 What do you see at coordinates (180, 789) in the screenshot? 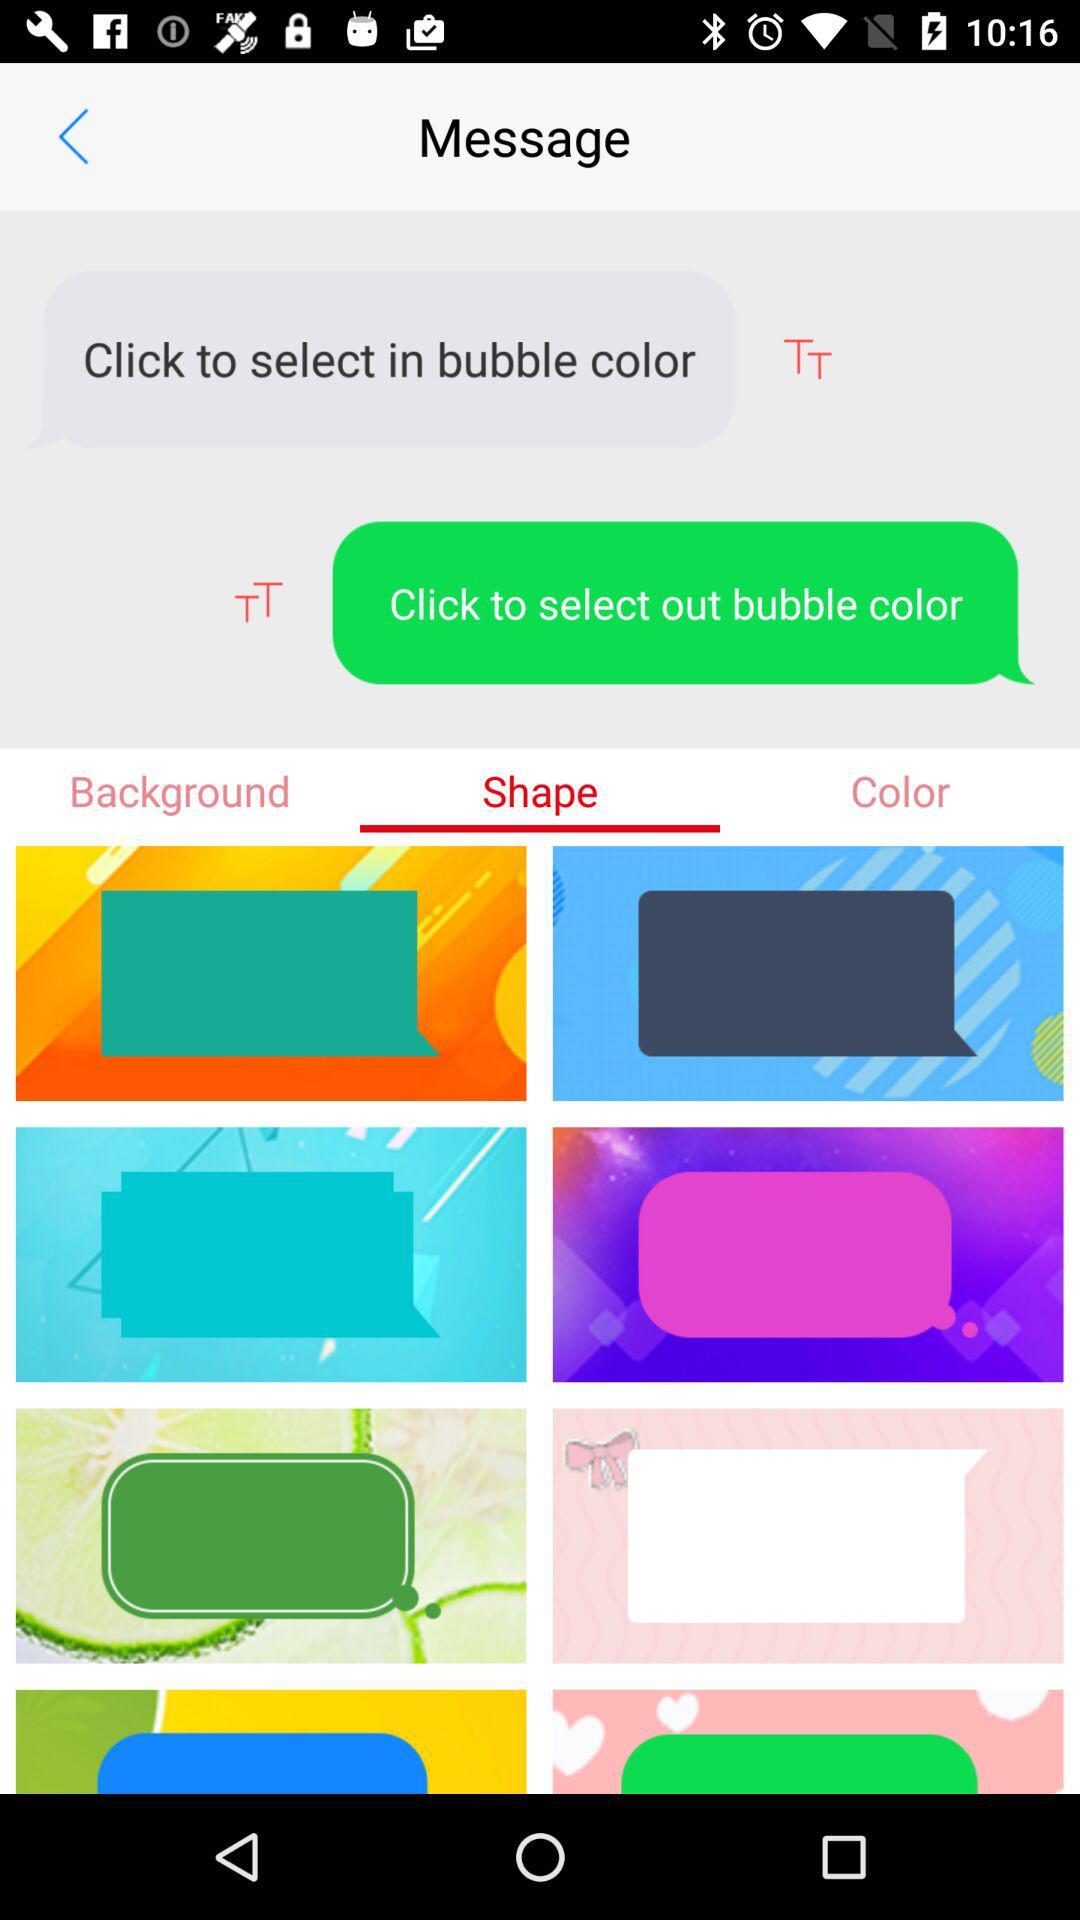
I see `the background item` at bounding box center [180, 789].